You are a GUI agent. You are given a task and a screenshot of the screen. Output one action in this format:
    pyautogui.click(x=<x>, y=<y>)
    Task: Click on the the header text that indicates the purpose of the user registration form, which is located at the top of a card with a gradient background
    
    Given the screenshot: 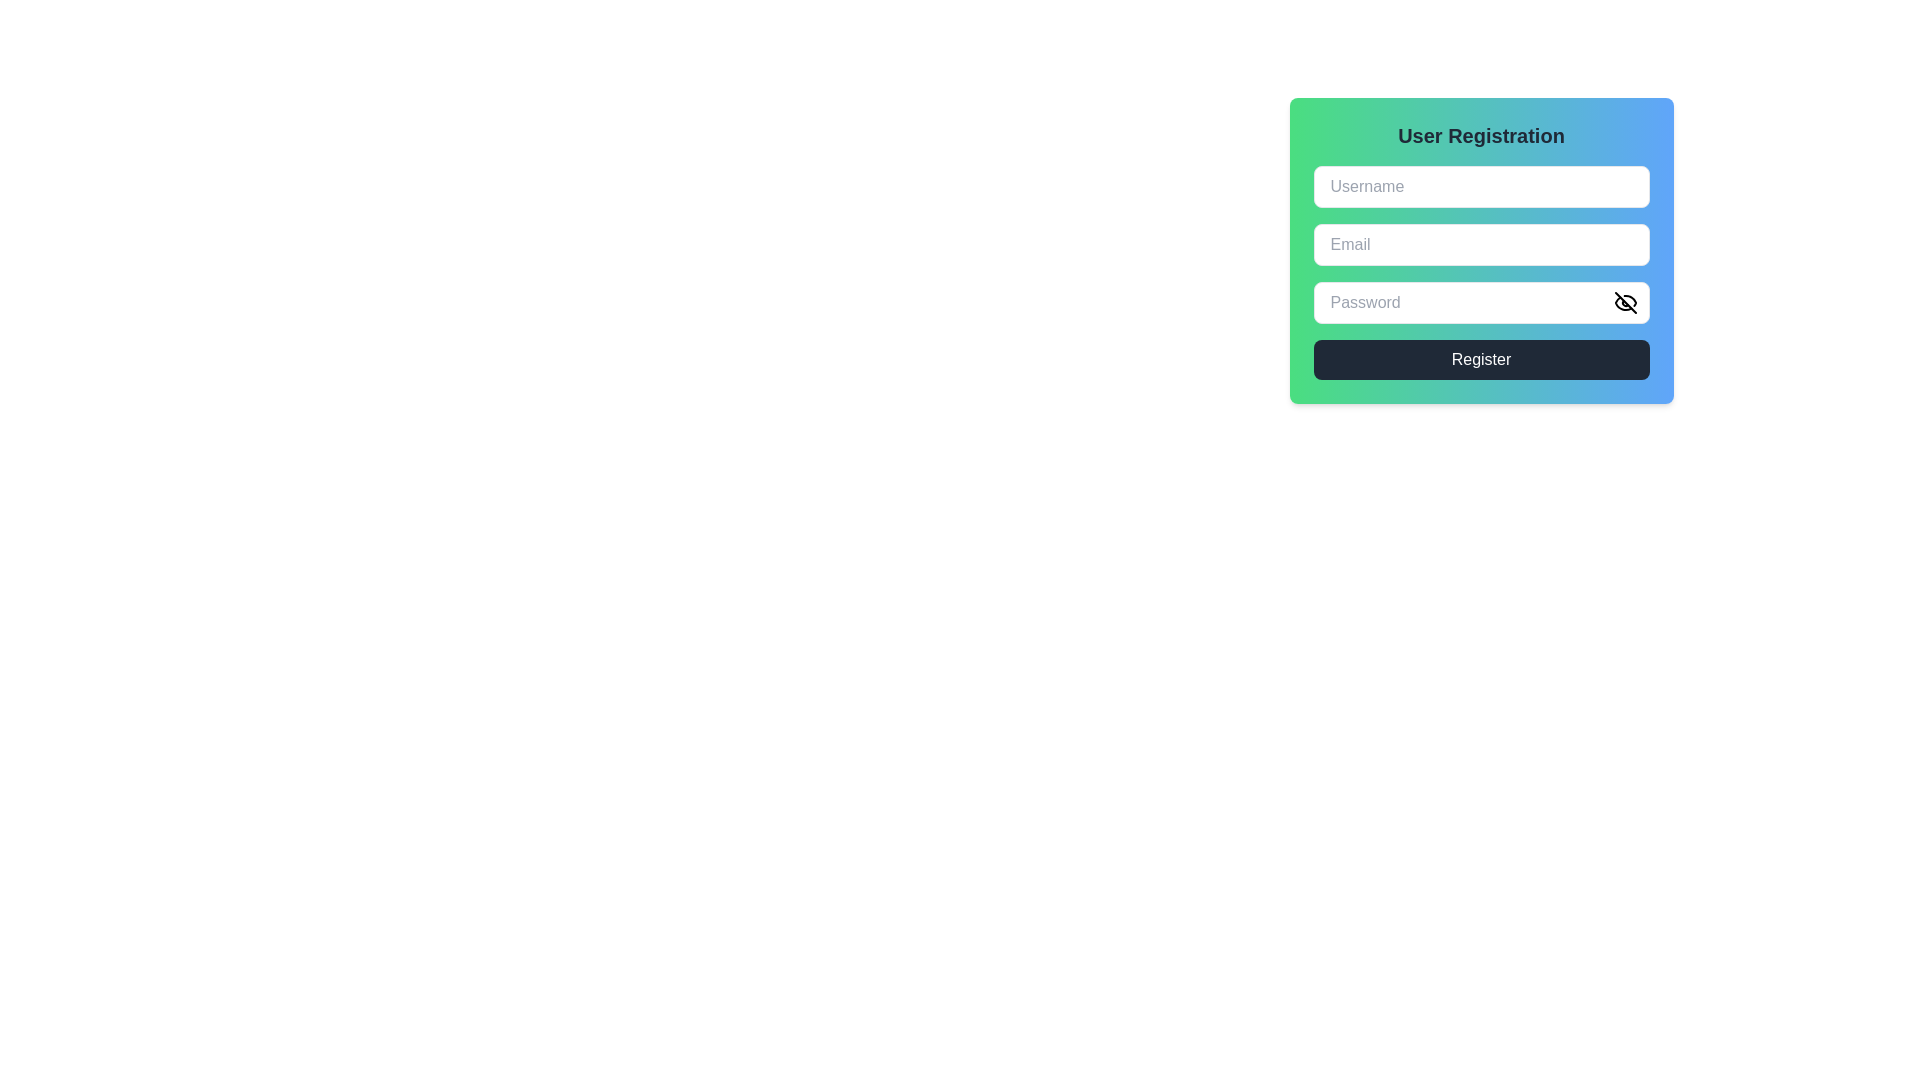 What is the action you would take?
    pyautogui.click(x=1481, y=135)
    